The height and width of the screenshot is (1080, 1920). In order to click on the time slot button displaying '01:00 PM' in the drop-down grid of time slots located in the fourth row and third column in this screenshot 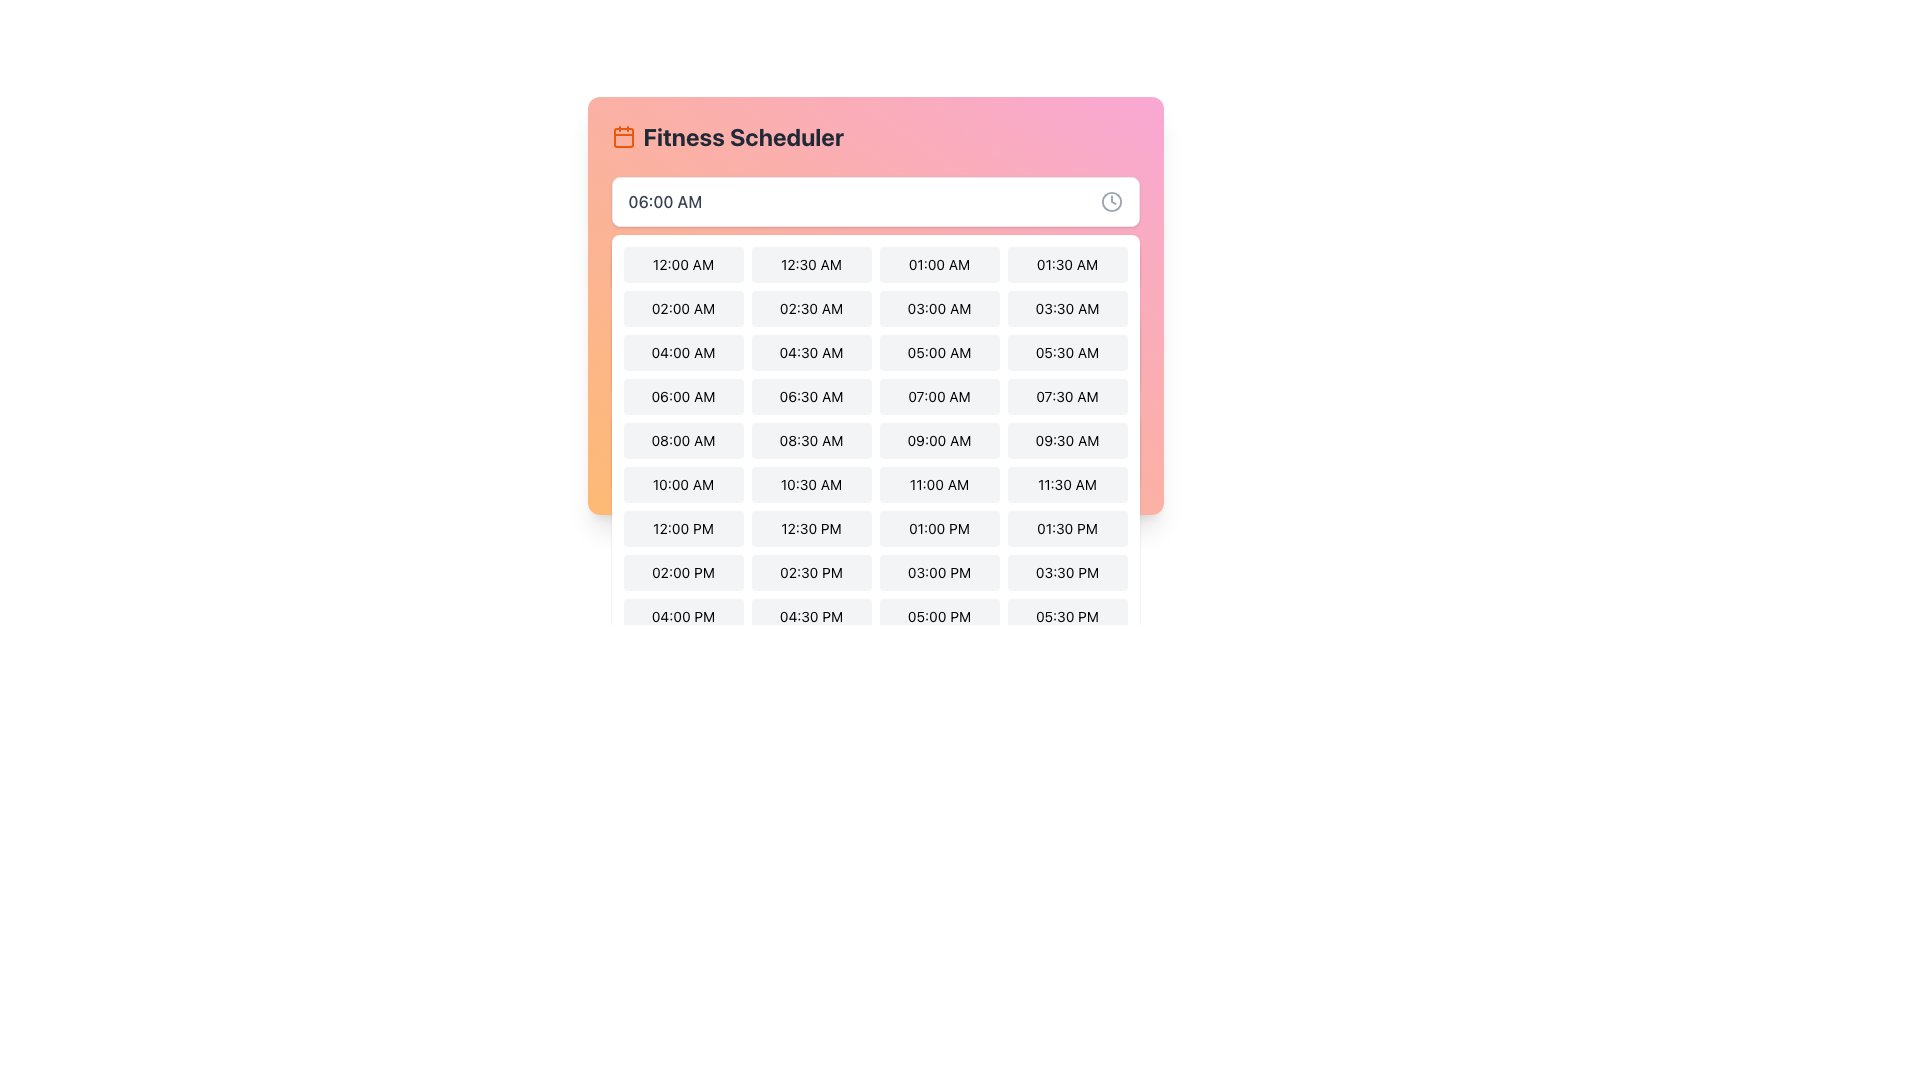, I will do `click(938, 527)`.